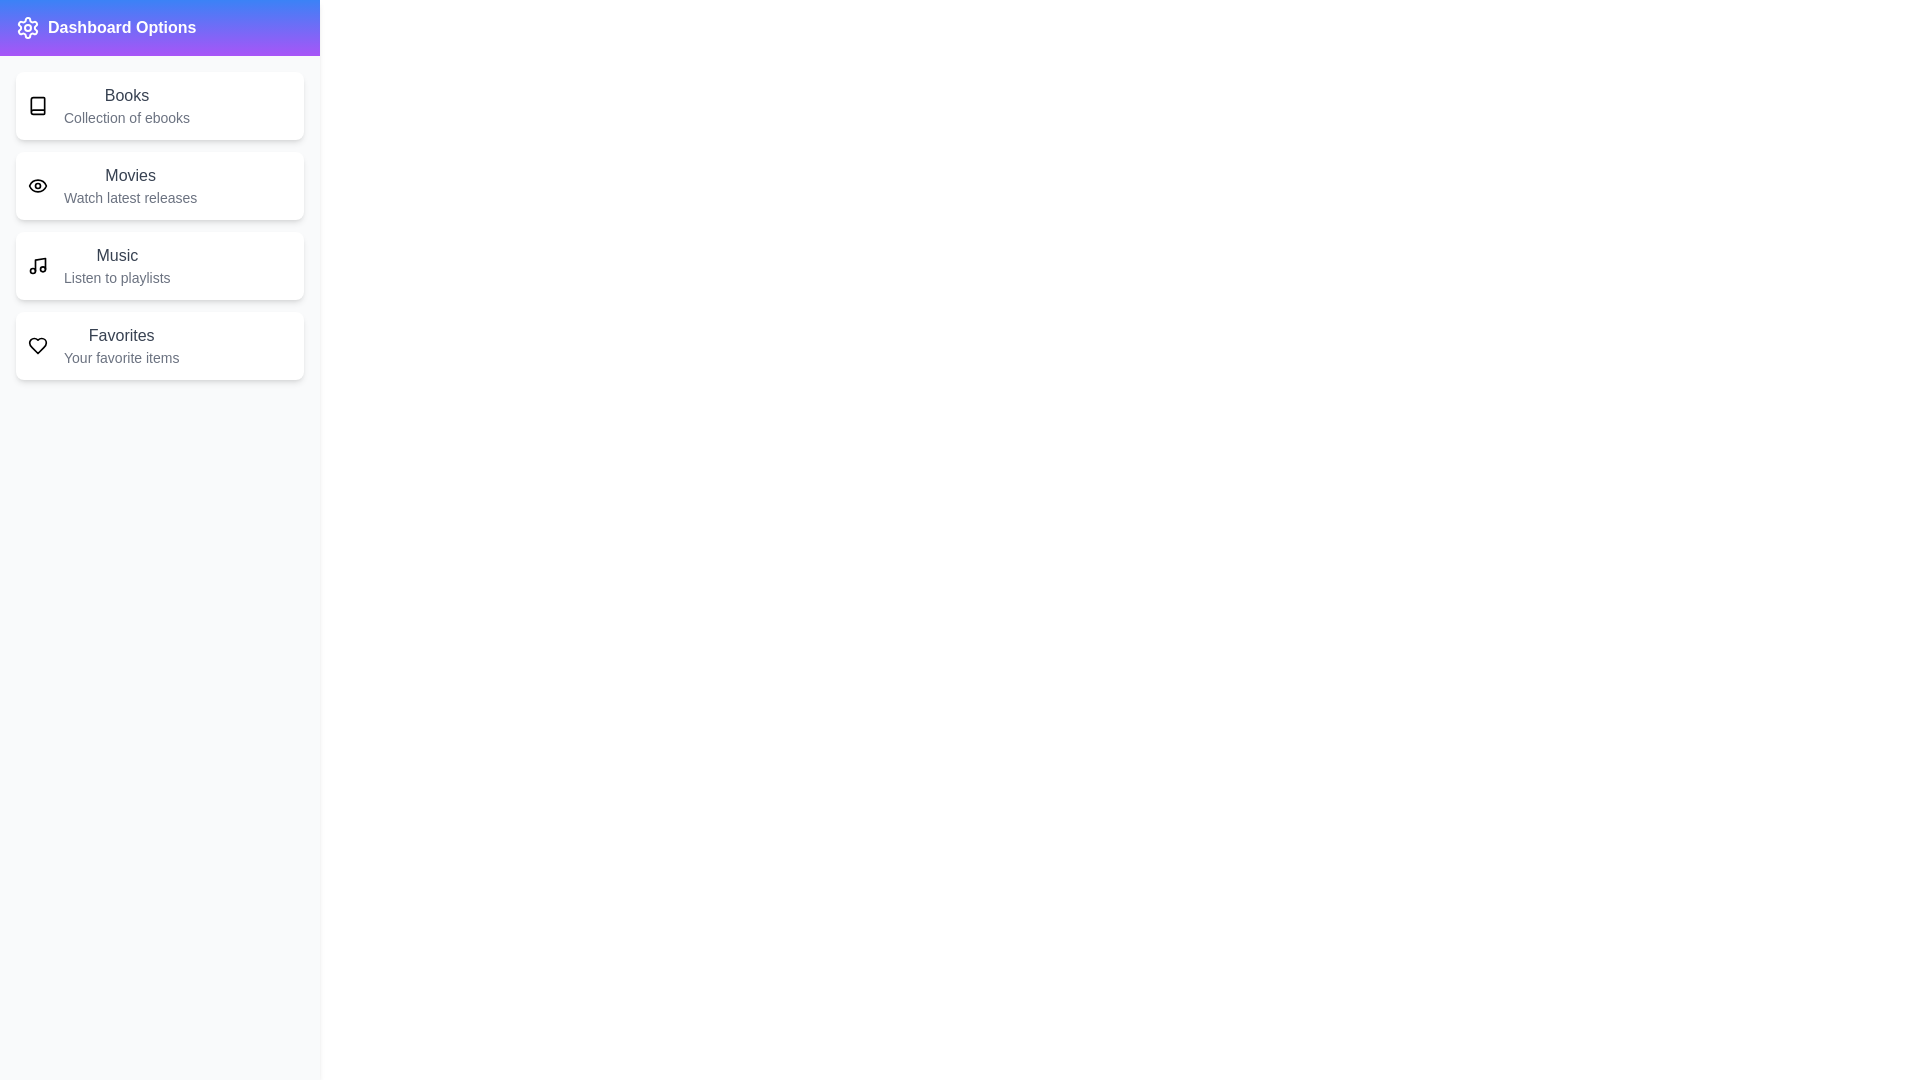  Describe the element at coordinates (59, 49) in the screenshot. I see `the 'Navigate' button to toggle the drawer's visibility` at that location.